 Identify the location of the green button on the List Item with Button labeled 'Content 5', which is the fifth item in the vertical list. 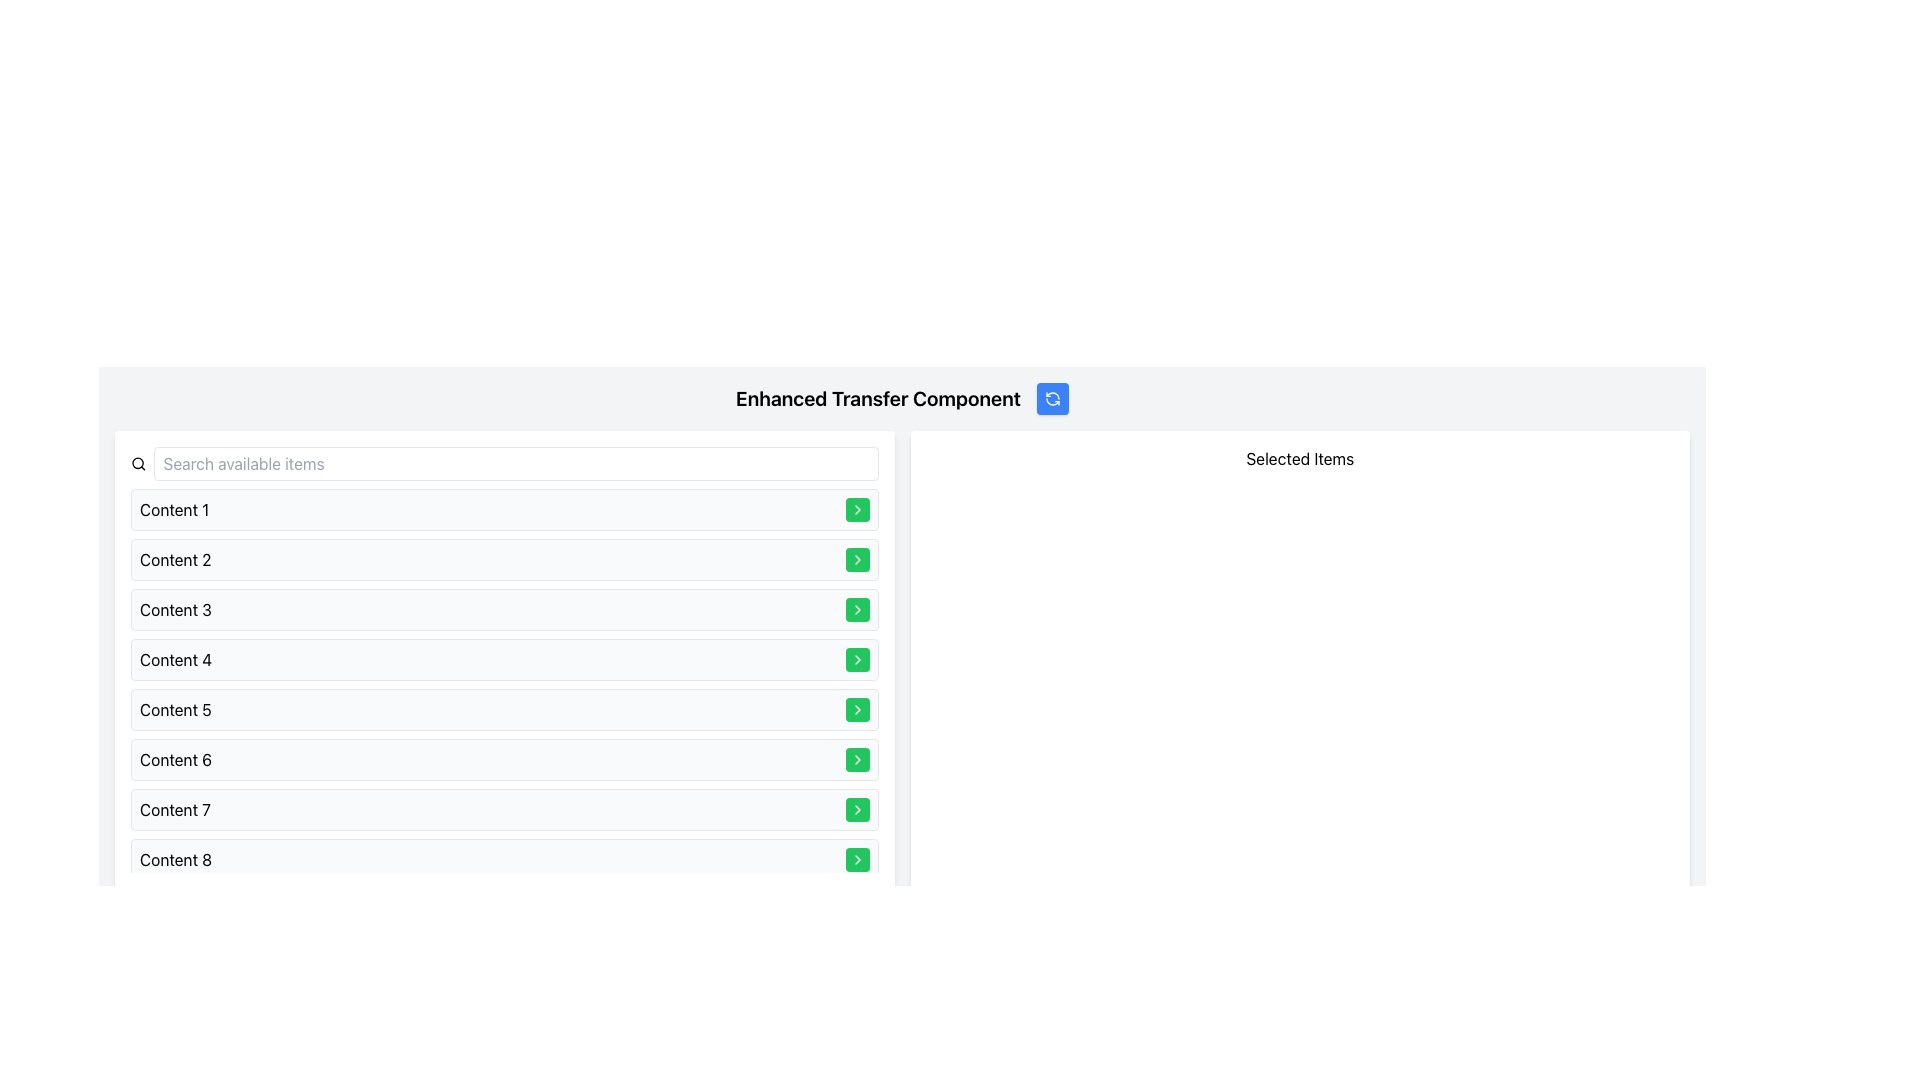
(504, 708).